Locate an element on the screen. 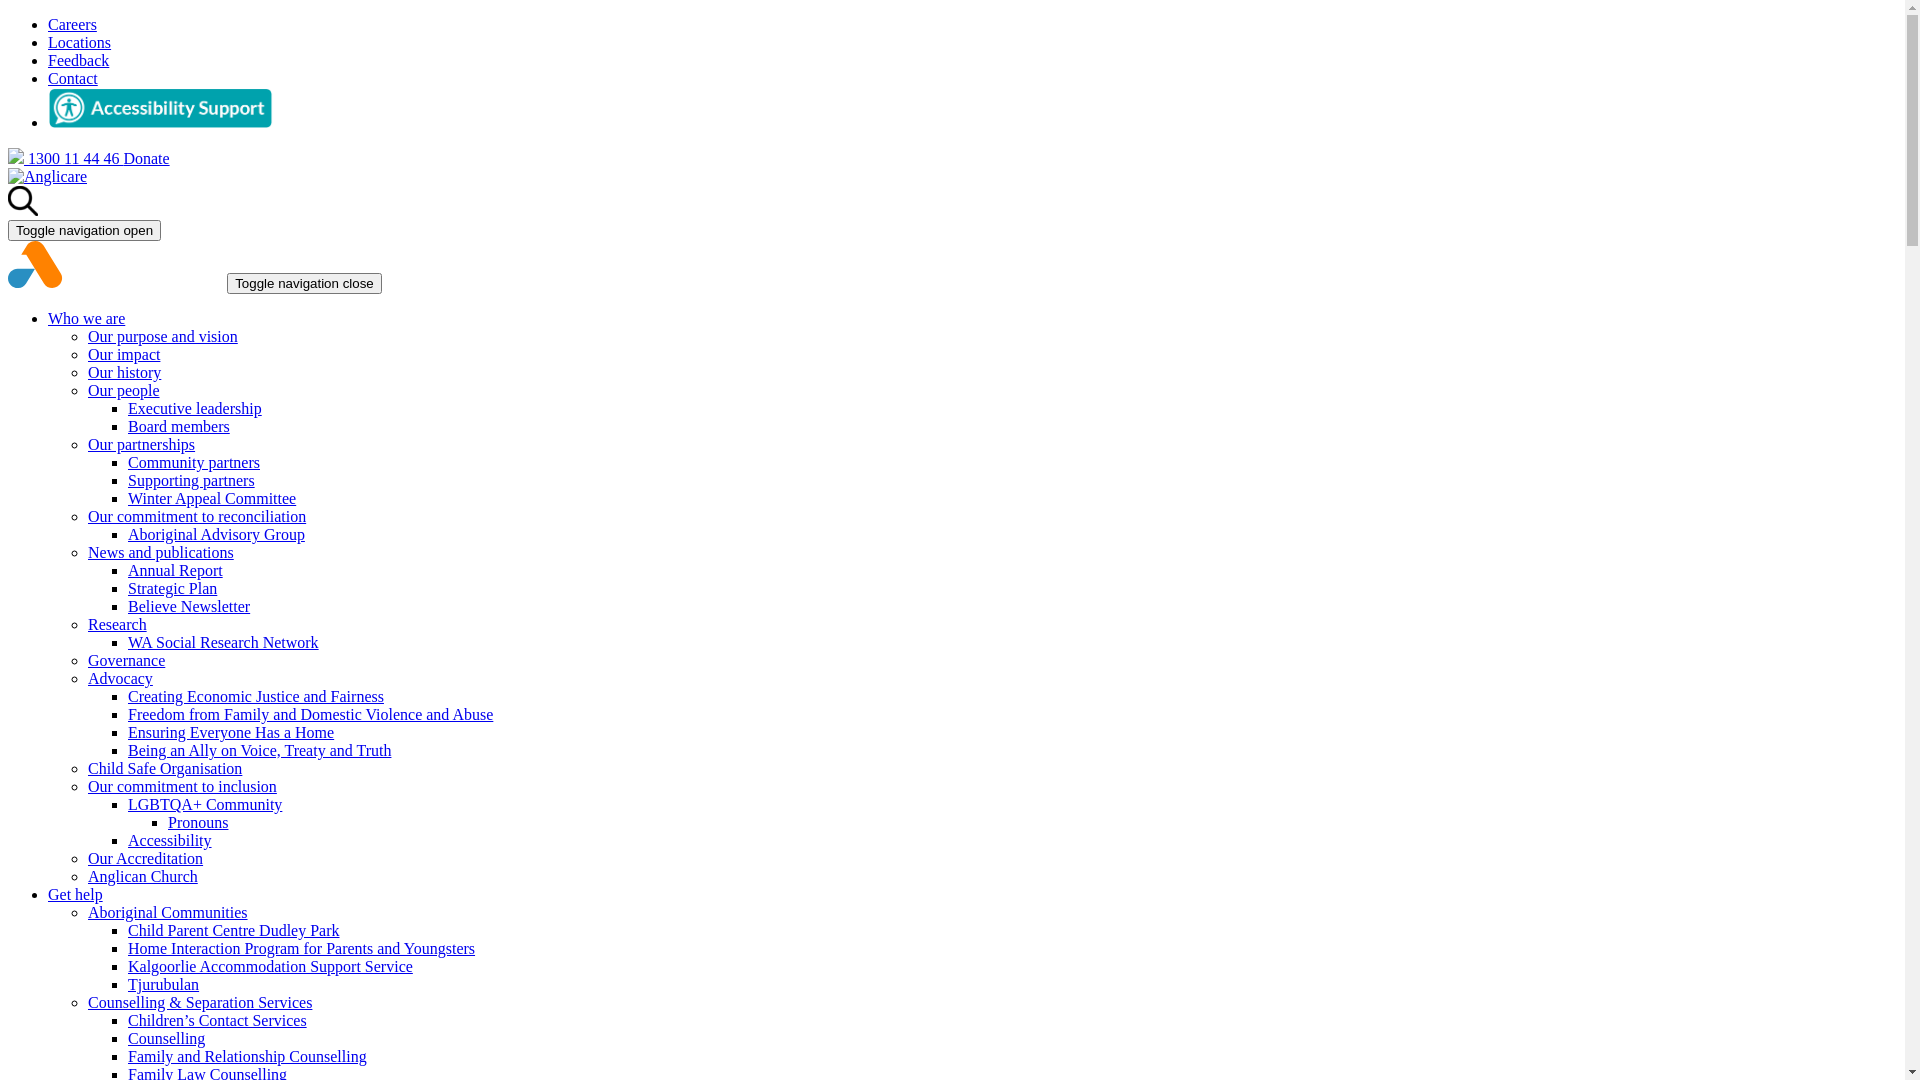  'Counselling' is located at coordinates (166, 1037).